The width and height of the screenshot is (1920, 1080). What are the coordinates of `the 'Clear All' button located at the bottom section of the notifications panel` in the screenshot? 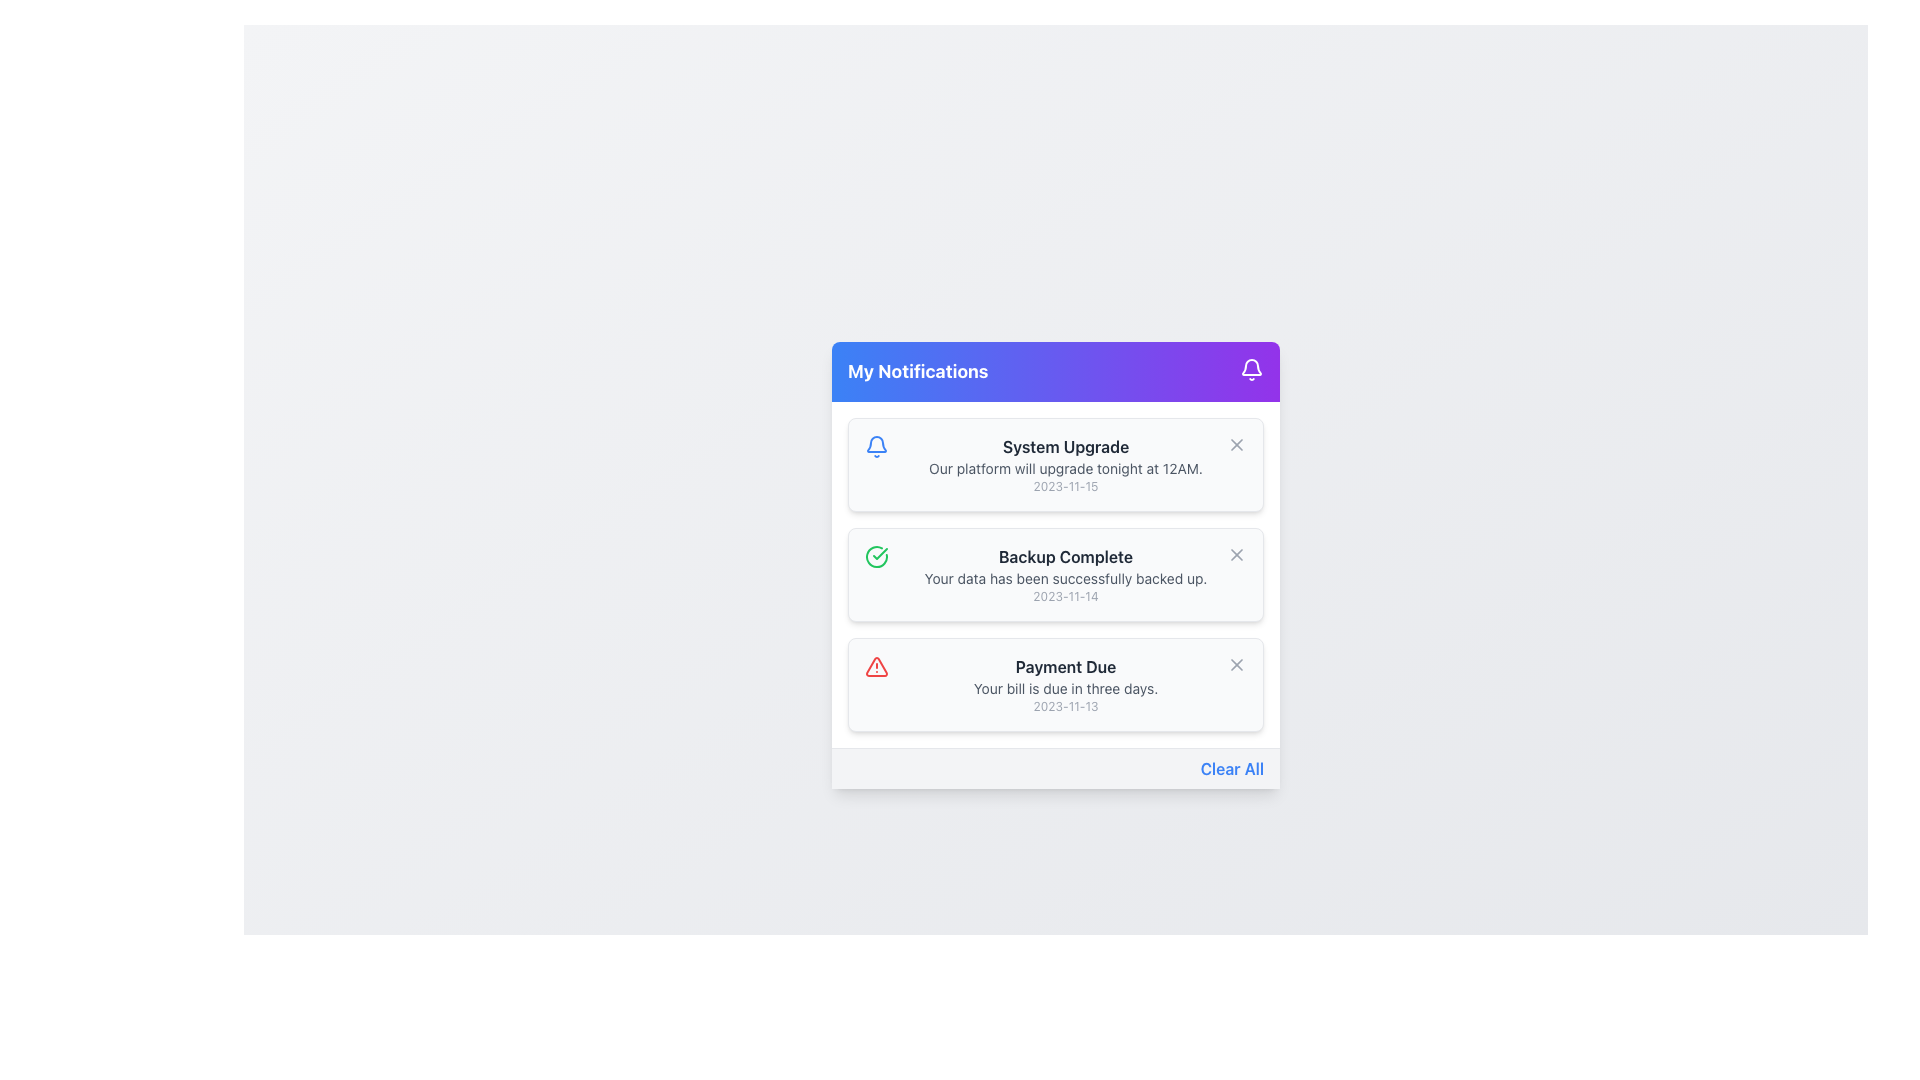 It's located at (1231, 767).